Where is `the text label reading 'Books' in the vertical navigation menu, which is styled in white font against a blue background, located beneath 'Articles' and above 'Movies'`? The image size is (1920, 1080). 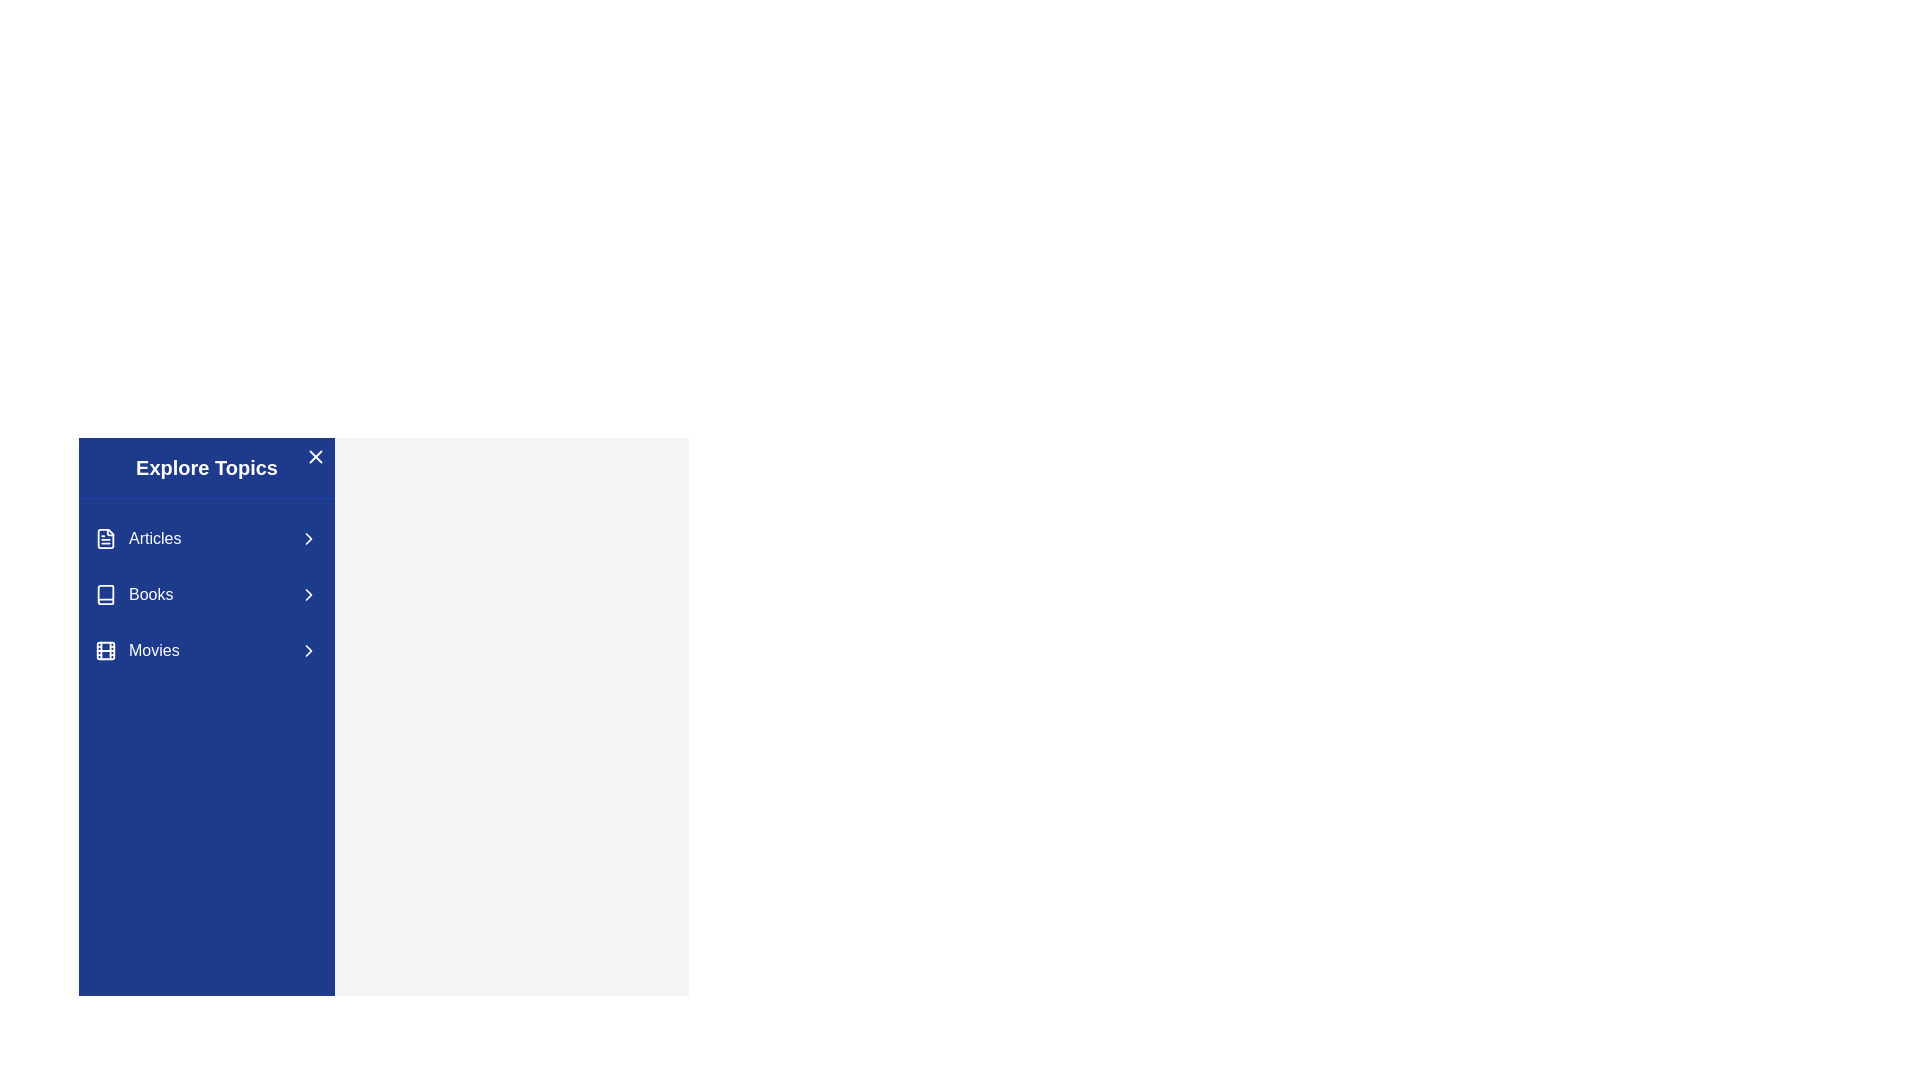 the text label reading 'Books' in the vertical navigation menu, which is styled in white font against a blue background, located beneath 'Articles' and above 'Movies' is located at coordinates (150, 593).